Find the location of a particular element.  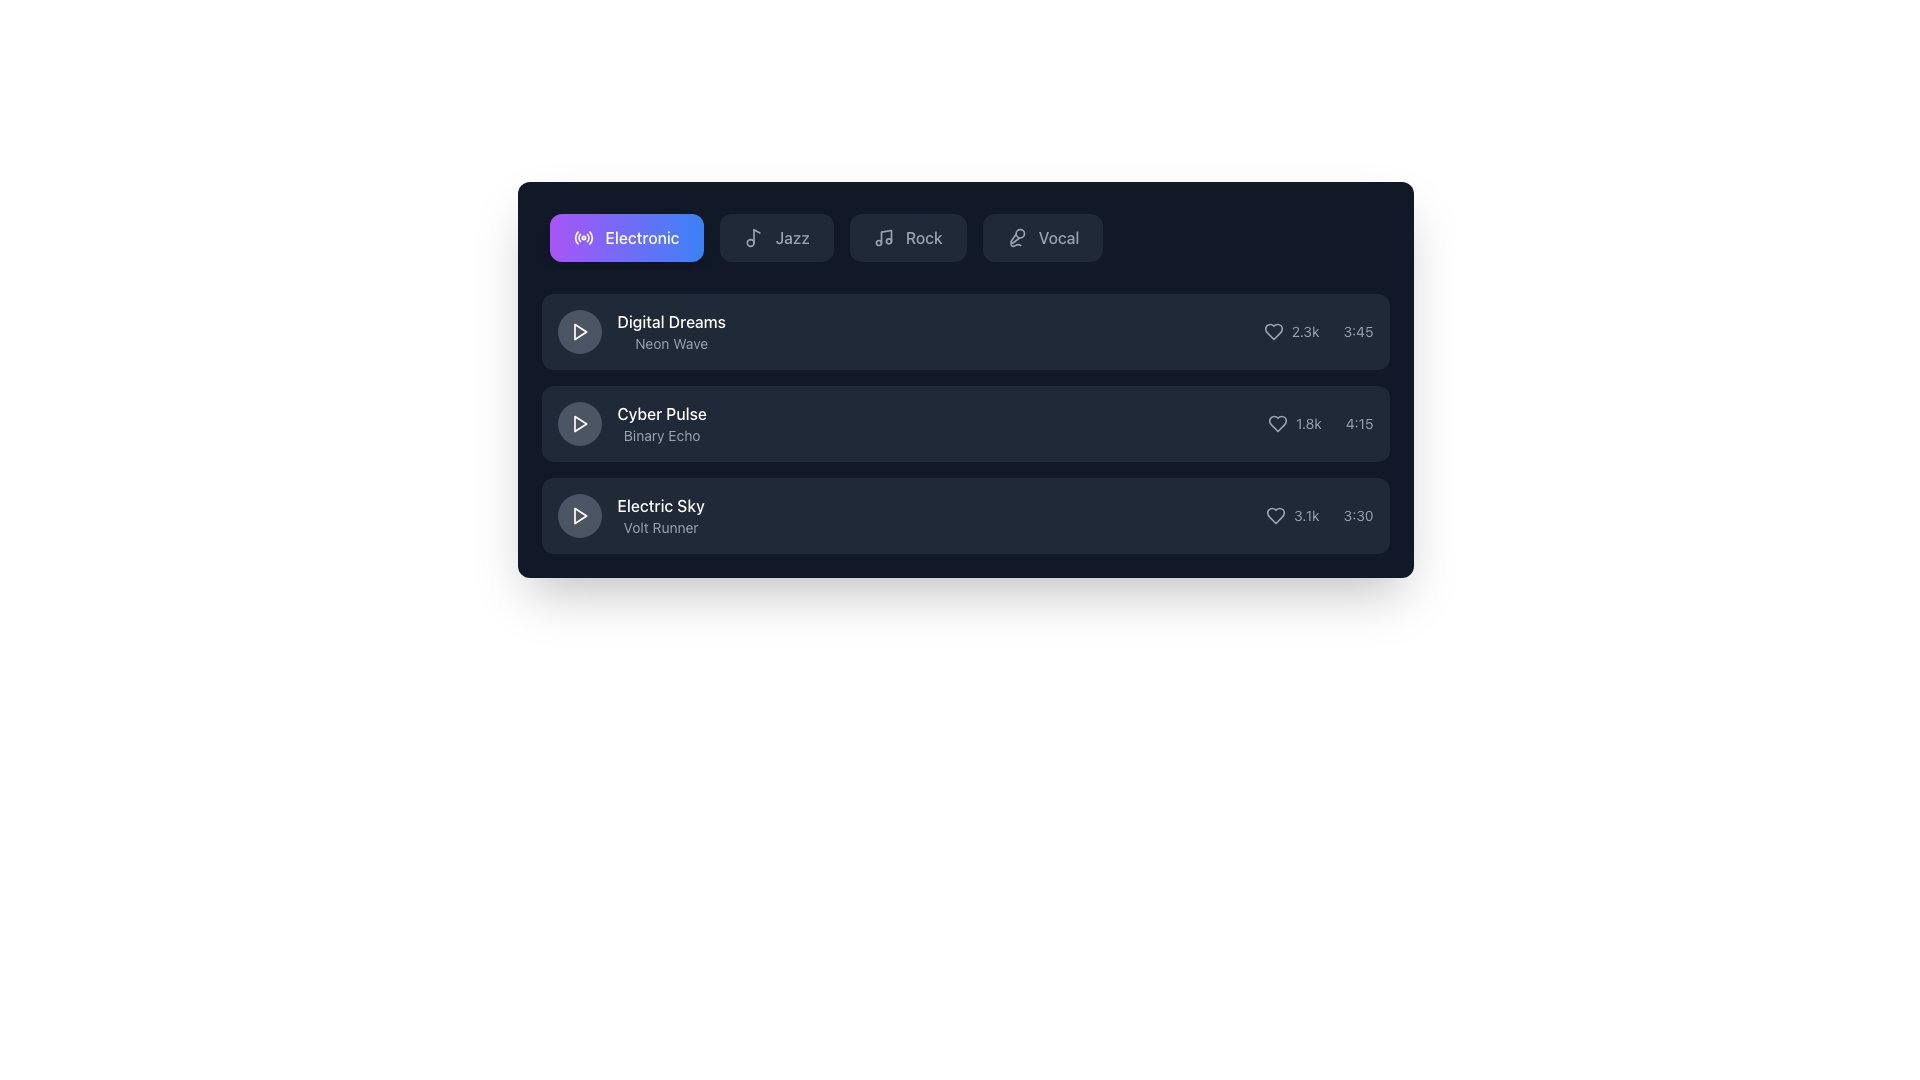

the heart icon and text combination displaying '2.3k' located in the first row of the list towards the right-hand side, adjacent to the duration indicator '3:45' is located at coordinates (1291, 330).